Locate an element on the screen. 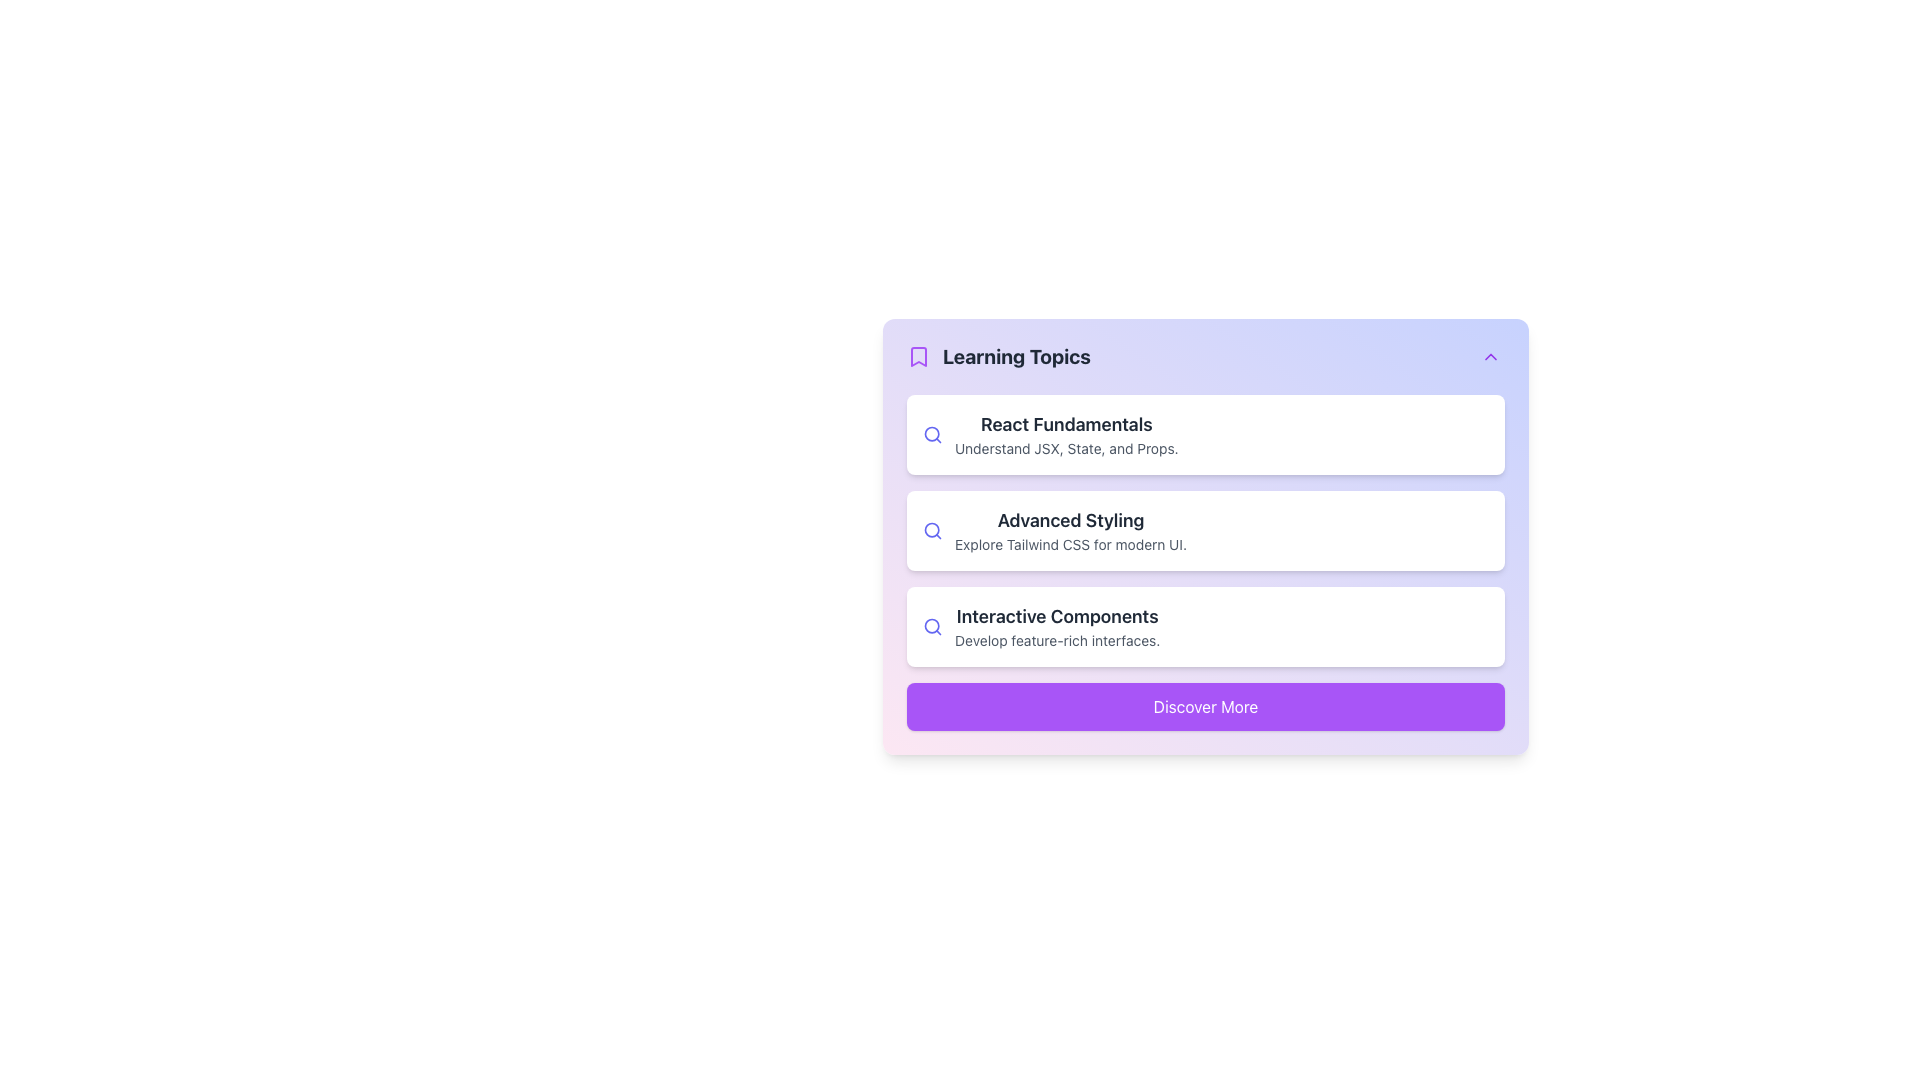  the second item in the 'Learning Topics' list is located at coordinates (1204, 535).